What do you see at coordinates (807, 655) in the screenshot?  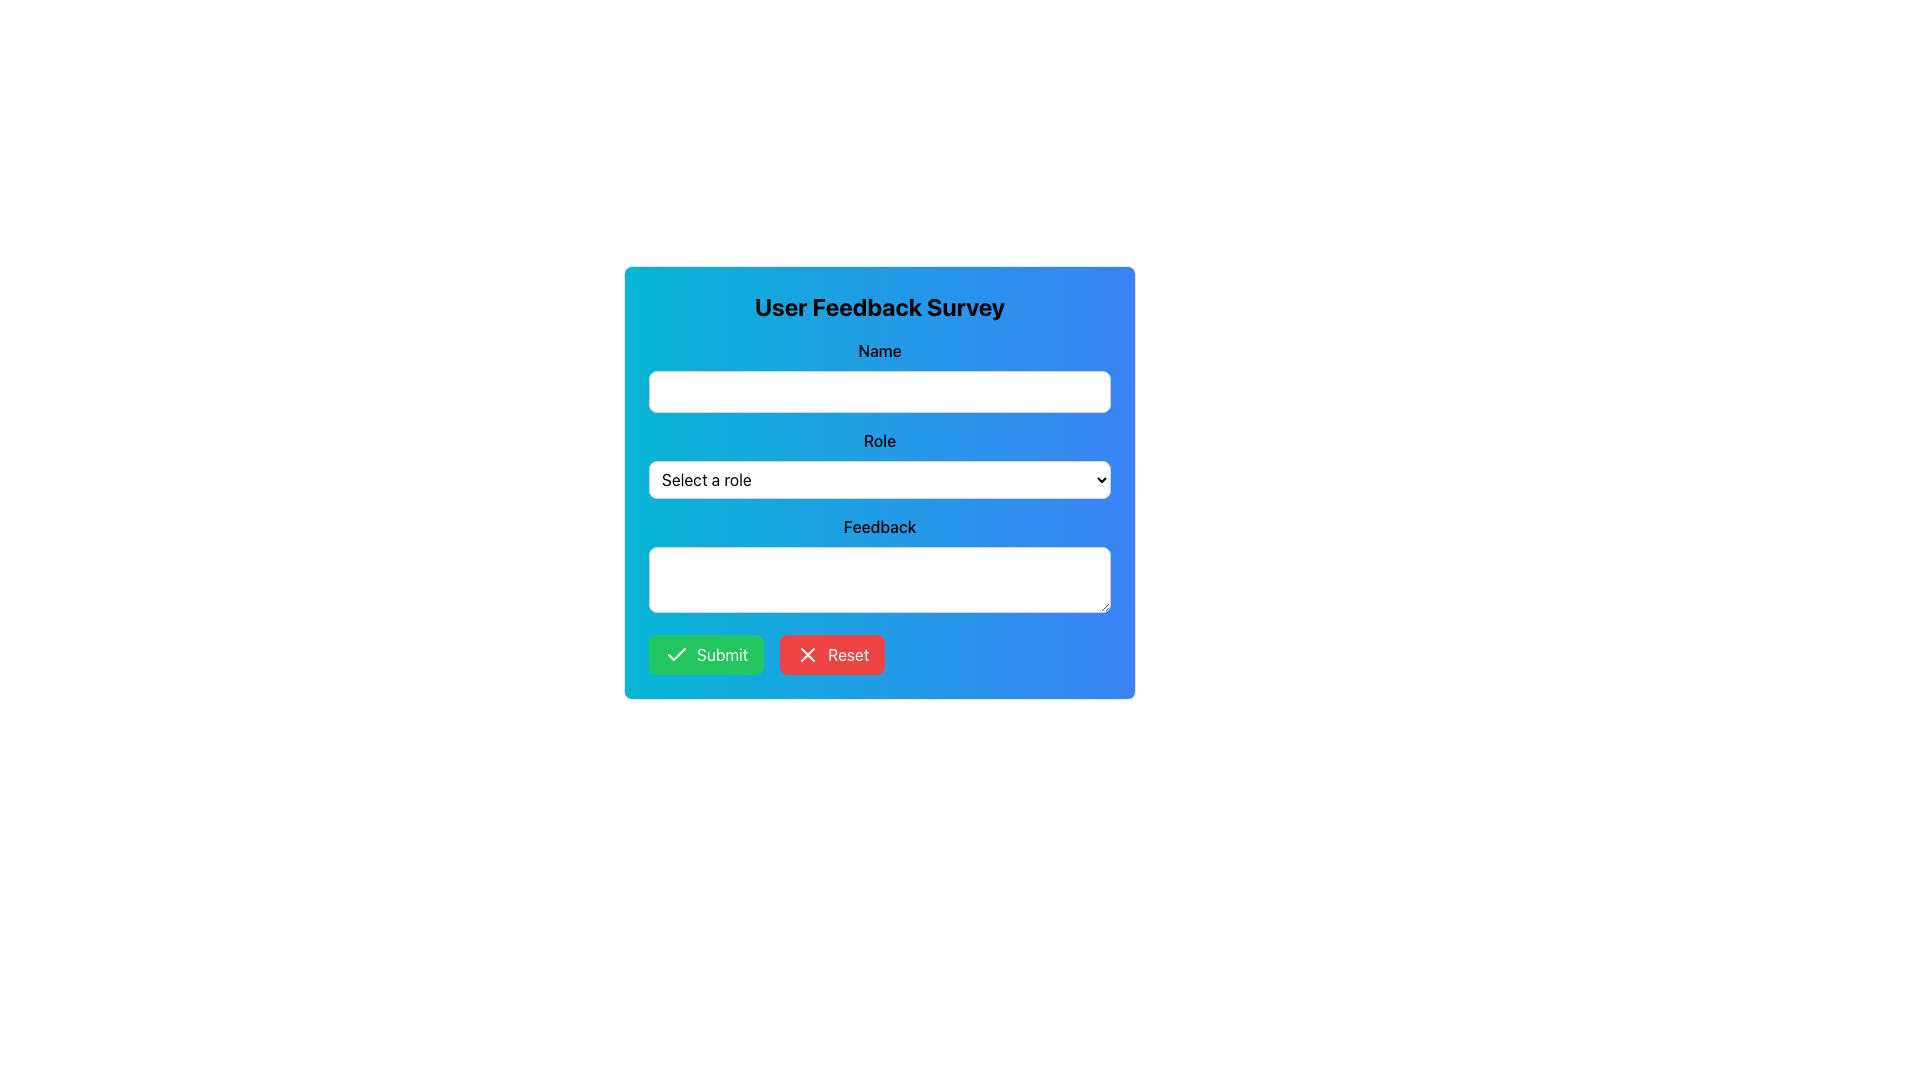 I see `the 'Reset' icon (SVG) located at the bottom right of the form` at bounding box center [807, 655].